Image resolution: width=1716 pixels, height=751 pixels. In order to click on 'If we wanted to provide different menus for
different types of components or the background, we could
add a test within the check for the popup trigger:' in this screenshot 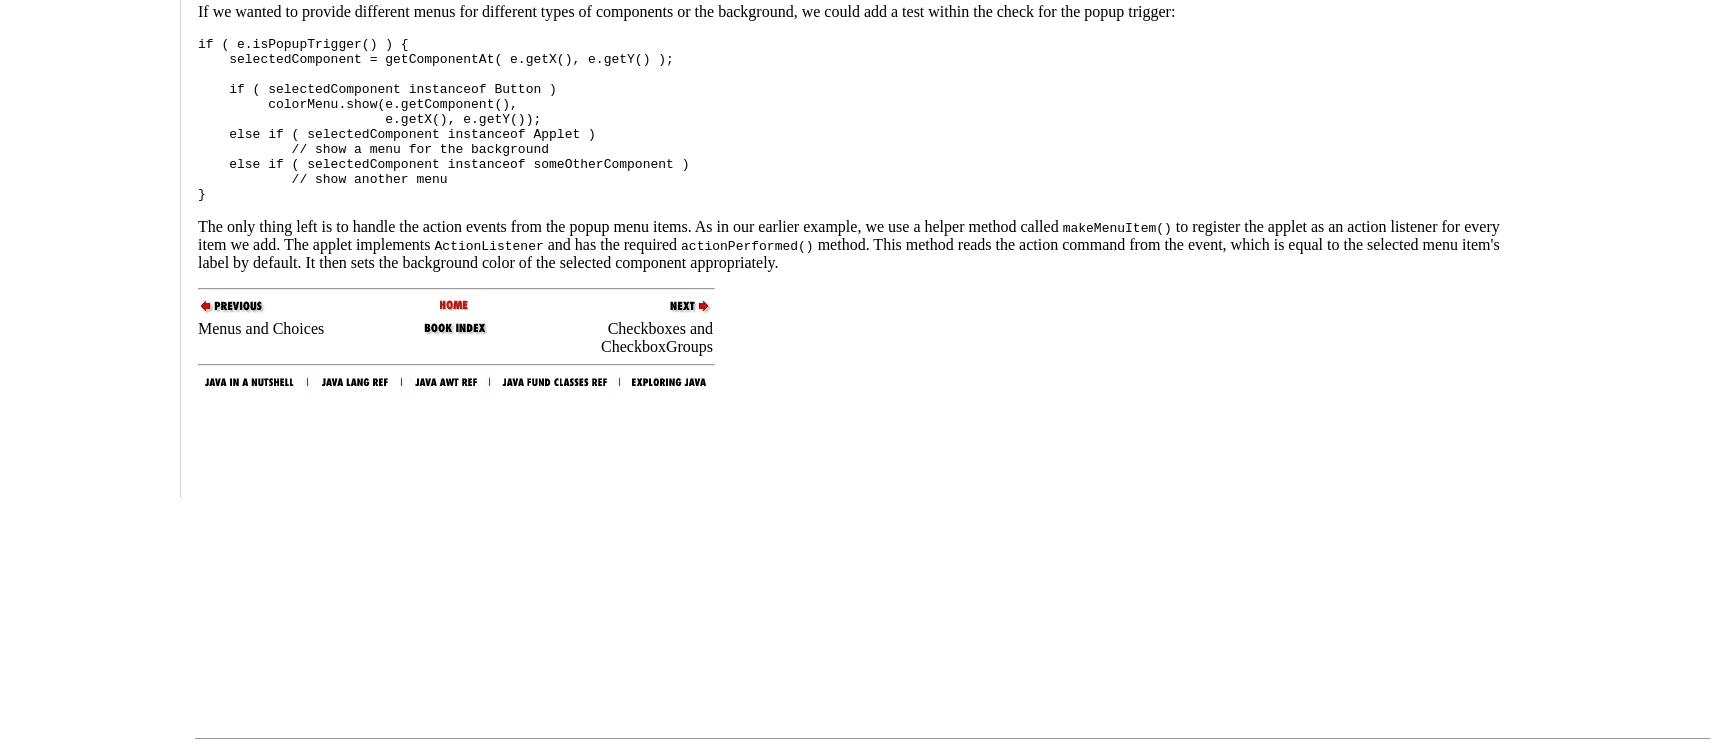, I will do `click(198, 11)`.